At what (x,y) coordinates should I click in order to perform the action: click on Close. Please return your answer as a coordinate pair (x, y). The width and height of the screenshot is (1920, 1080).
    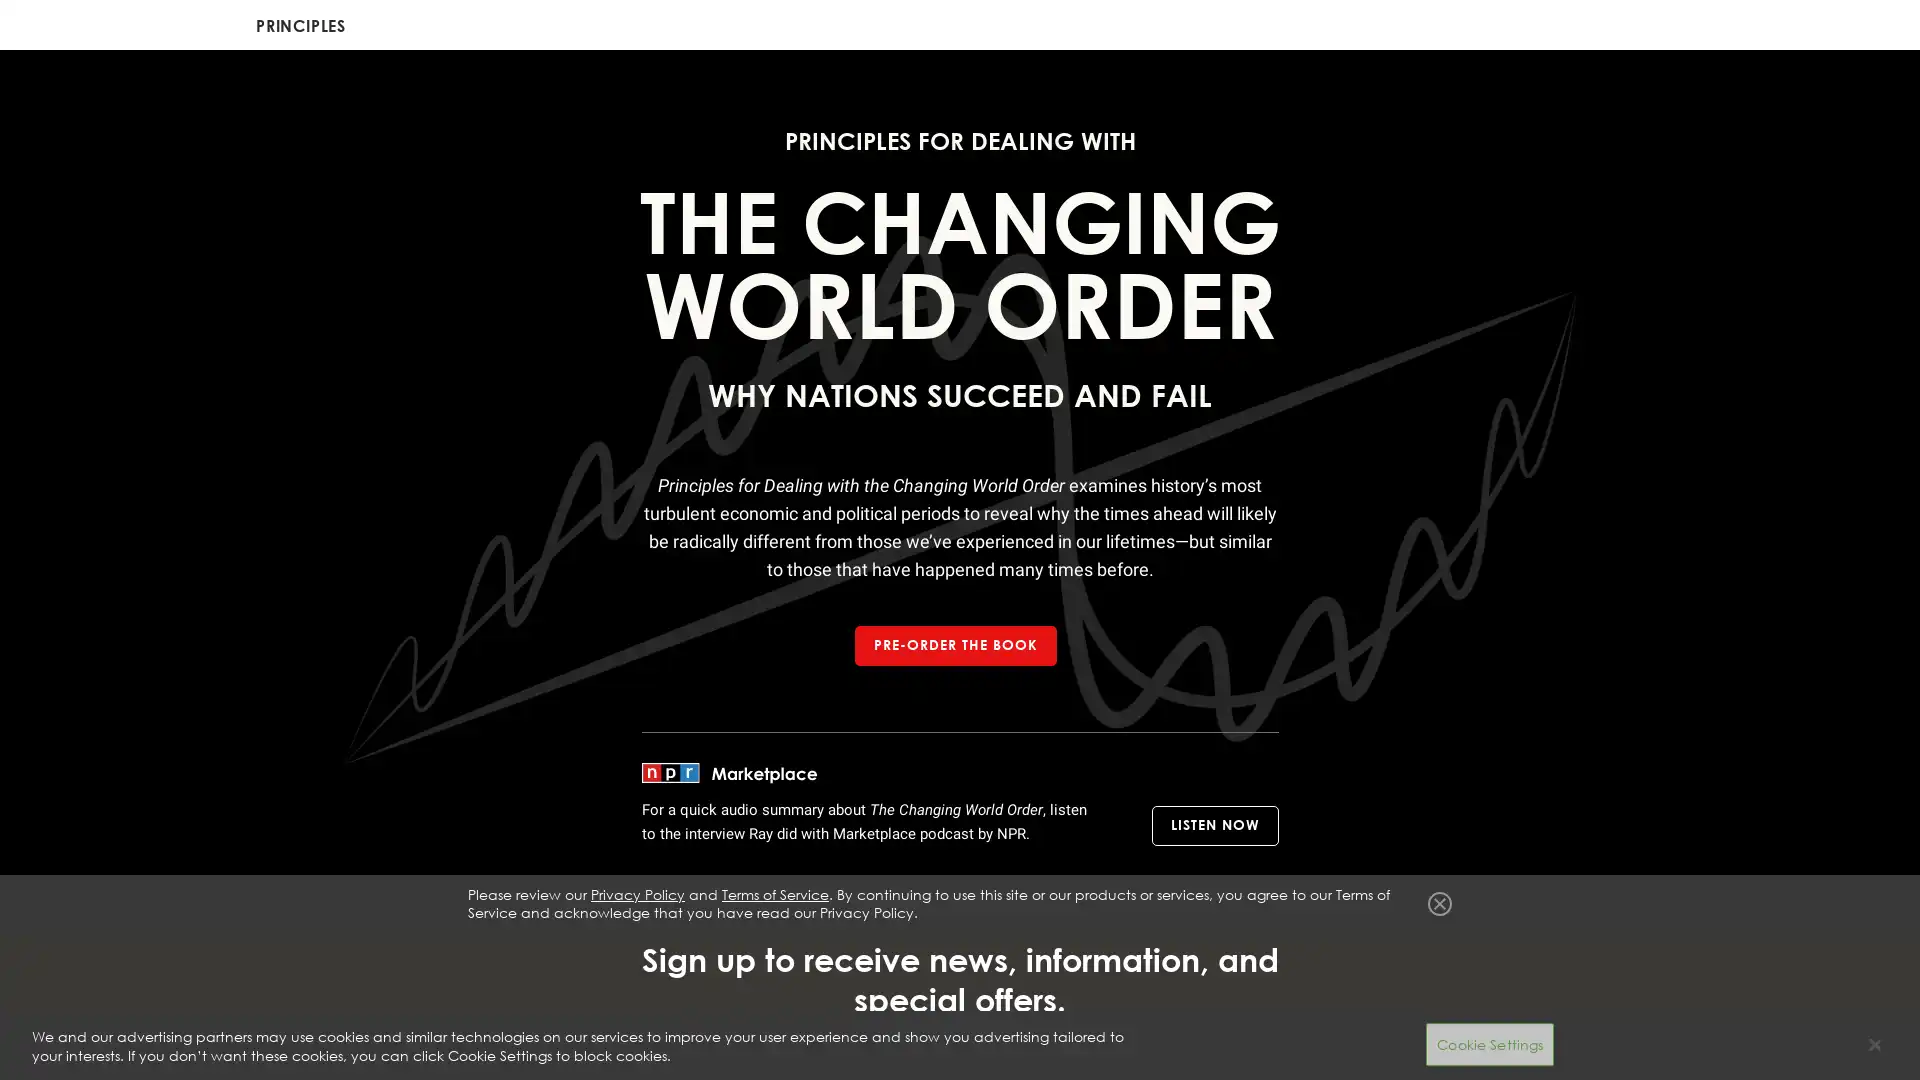
    Looking at the image, I should click on (1440, 982).